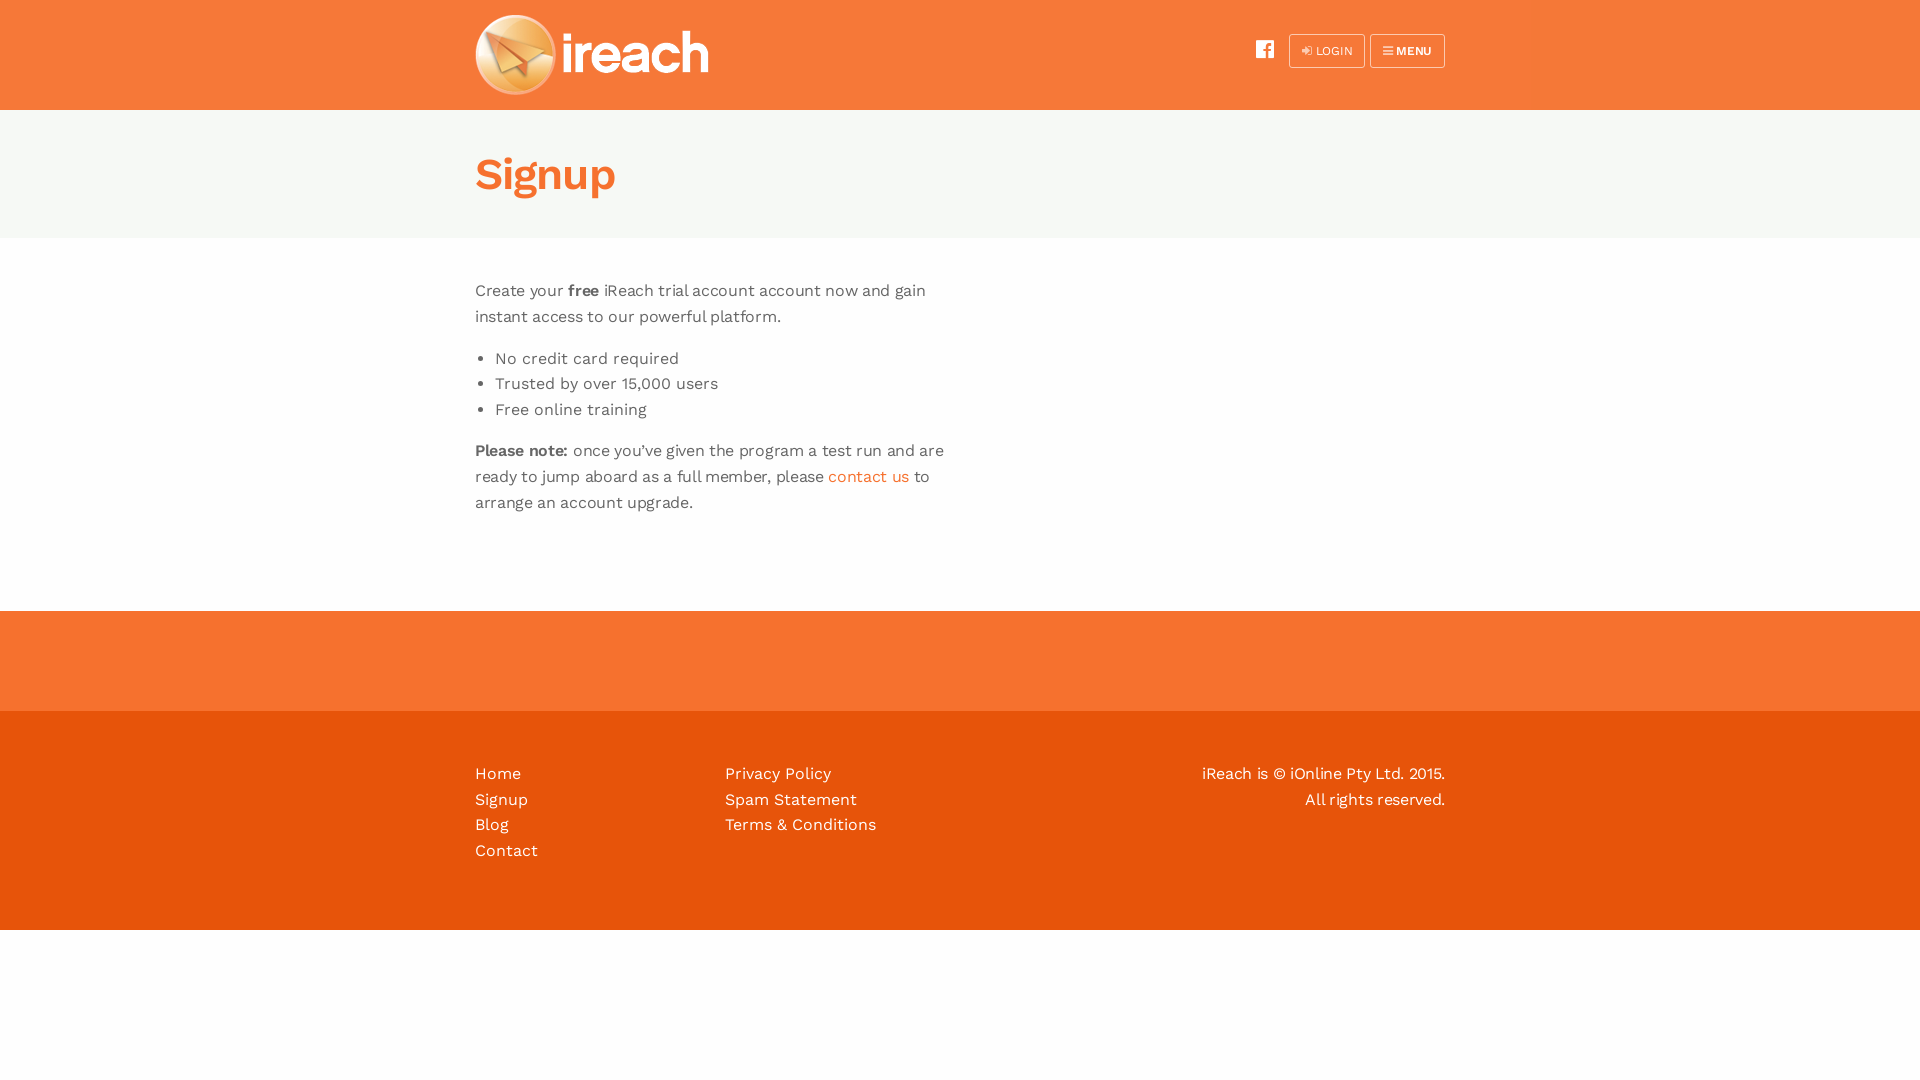 The width and height of the screenshot is (1920, 1080). I want to click on 'LOGIN', so click(1326, 49).